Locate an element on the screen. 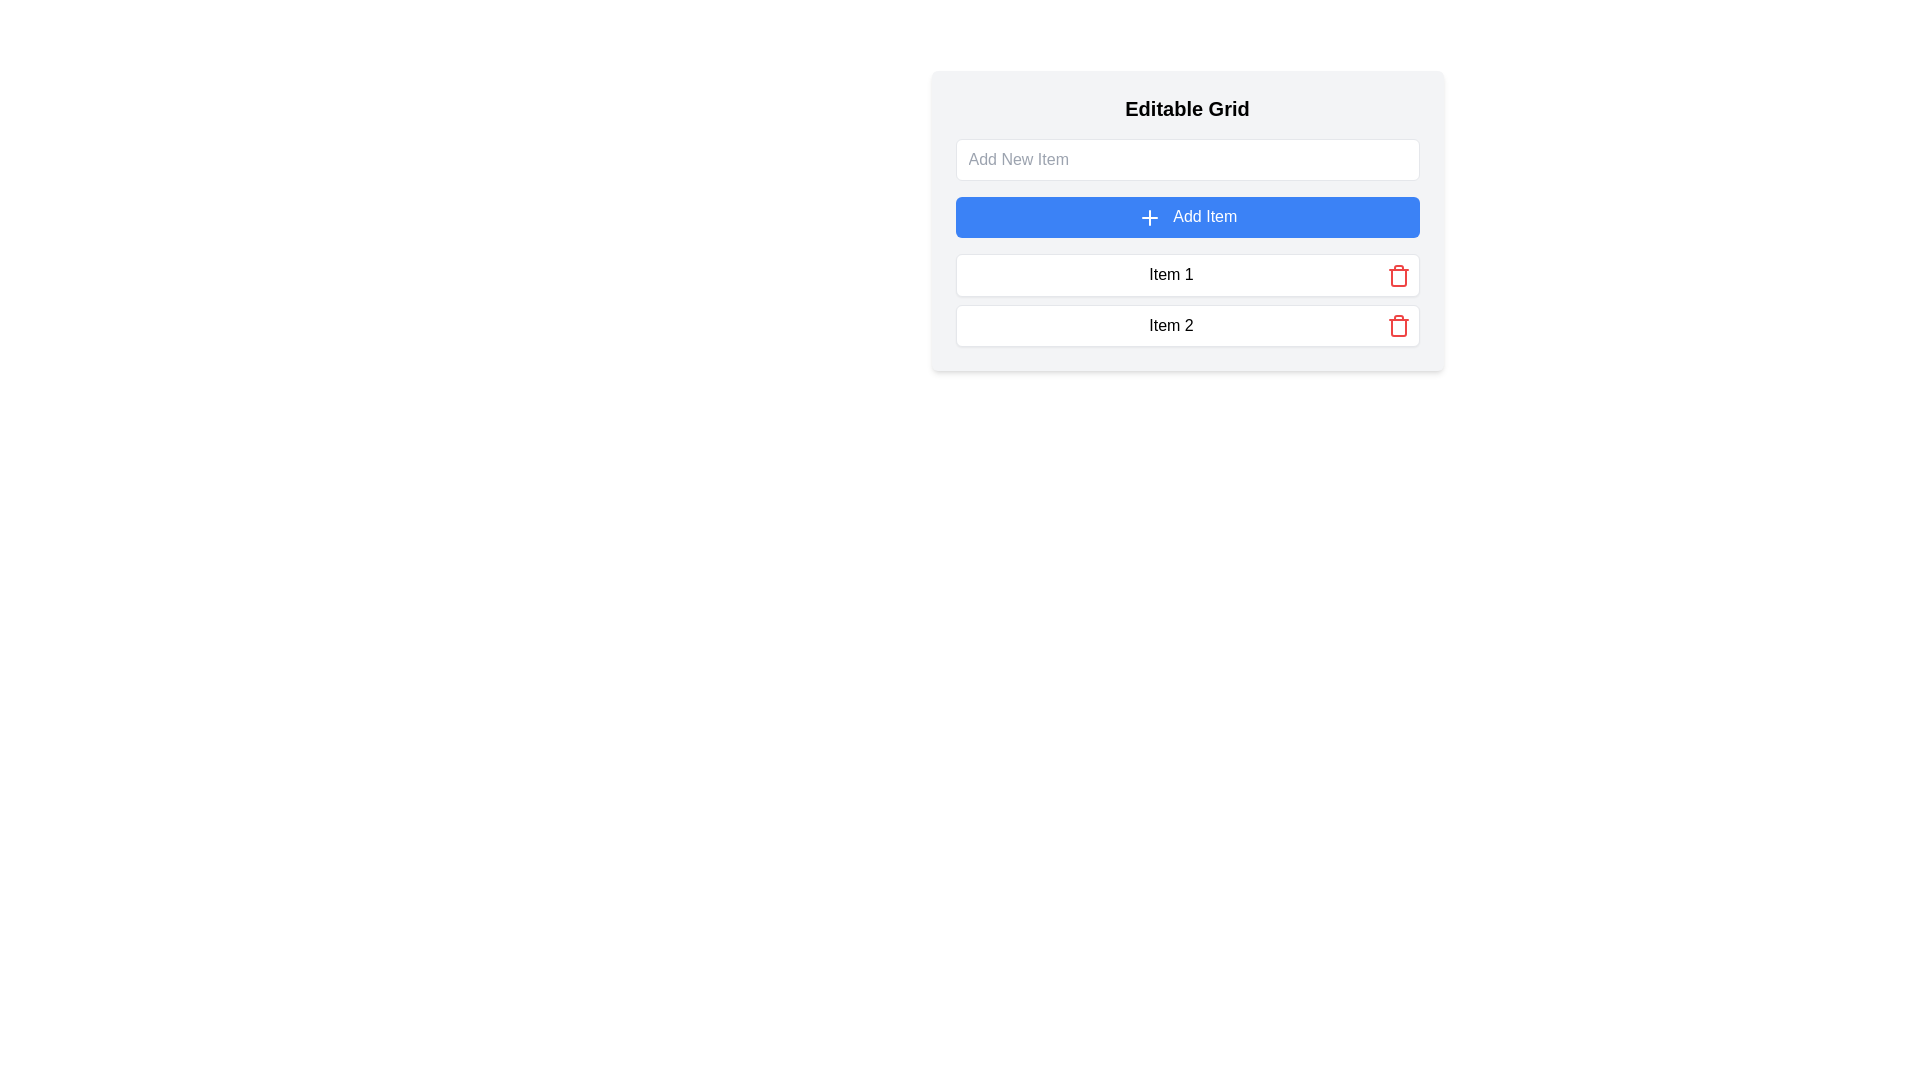  the delete button icon in the second row labeled 'Item 2' is located at coordinates (1397, 324).